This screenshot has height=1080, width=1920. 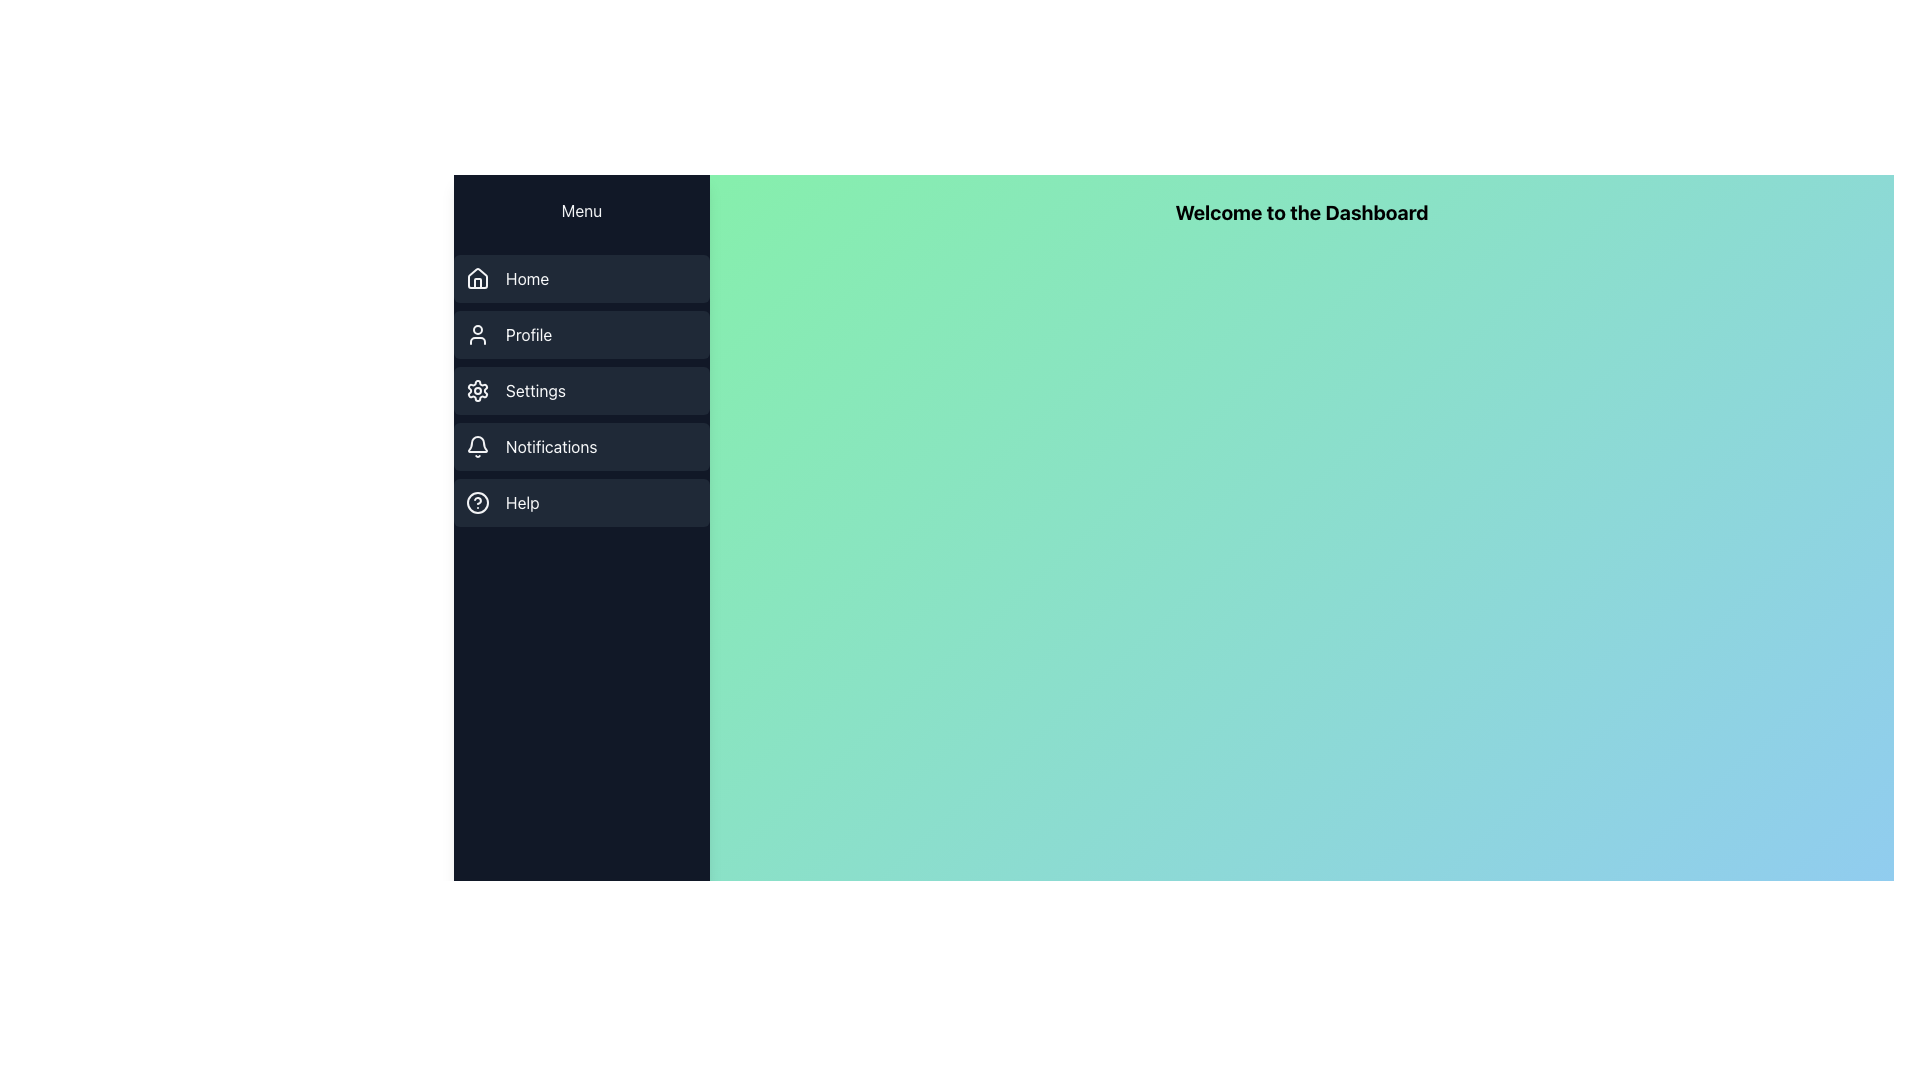 What do you see at coordinates (580, 278) in the screenshot?
I see `the 'Home' menu item located in the vertical menu panel on the left side of the application, which is the first item from the top` at bounding box center [580, 278].